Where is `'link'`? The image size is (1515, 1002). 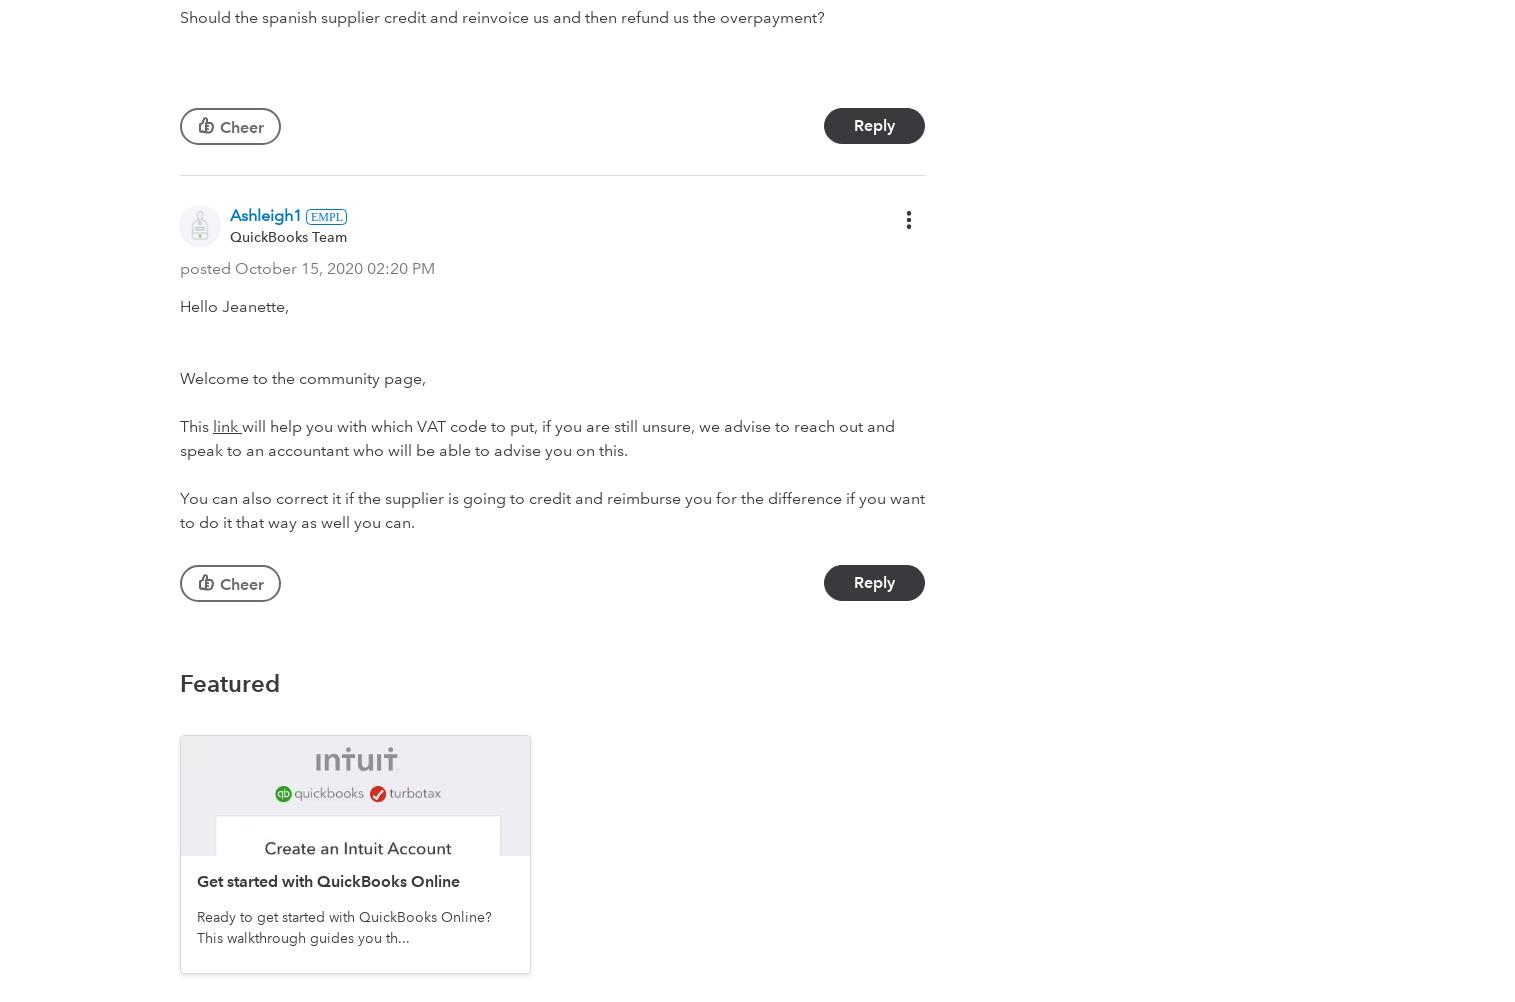 'link' is located at coordinates (226, 424).